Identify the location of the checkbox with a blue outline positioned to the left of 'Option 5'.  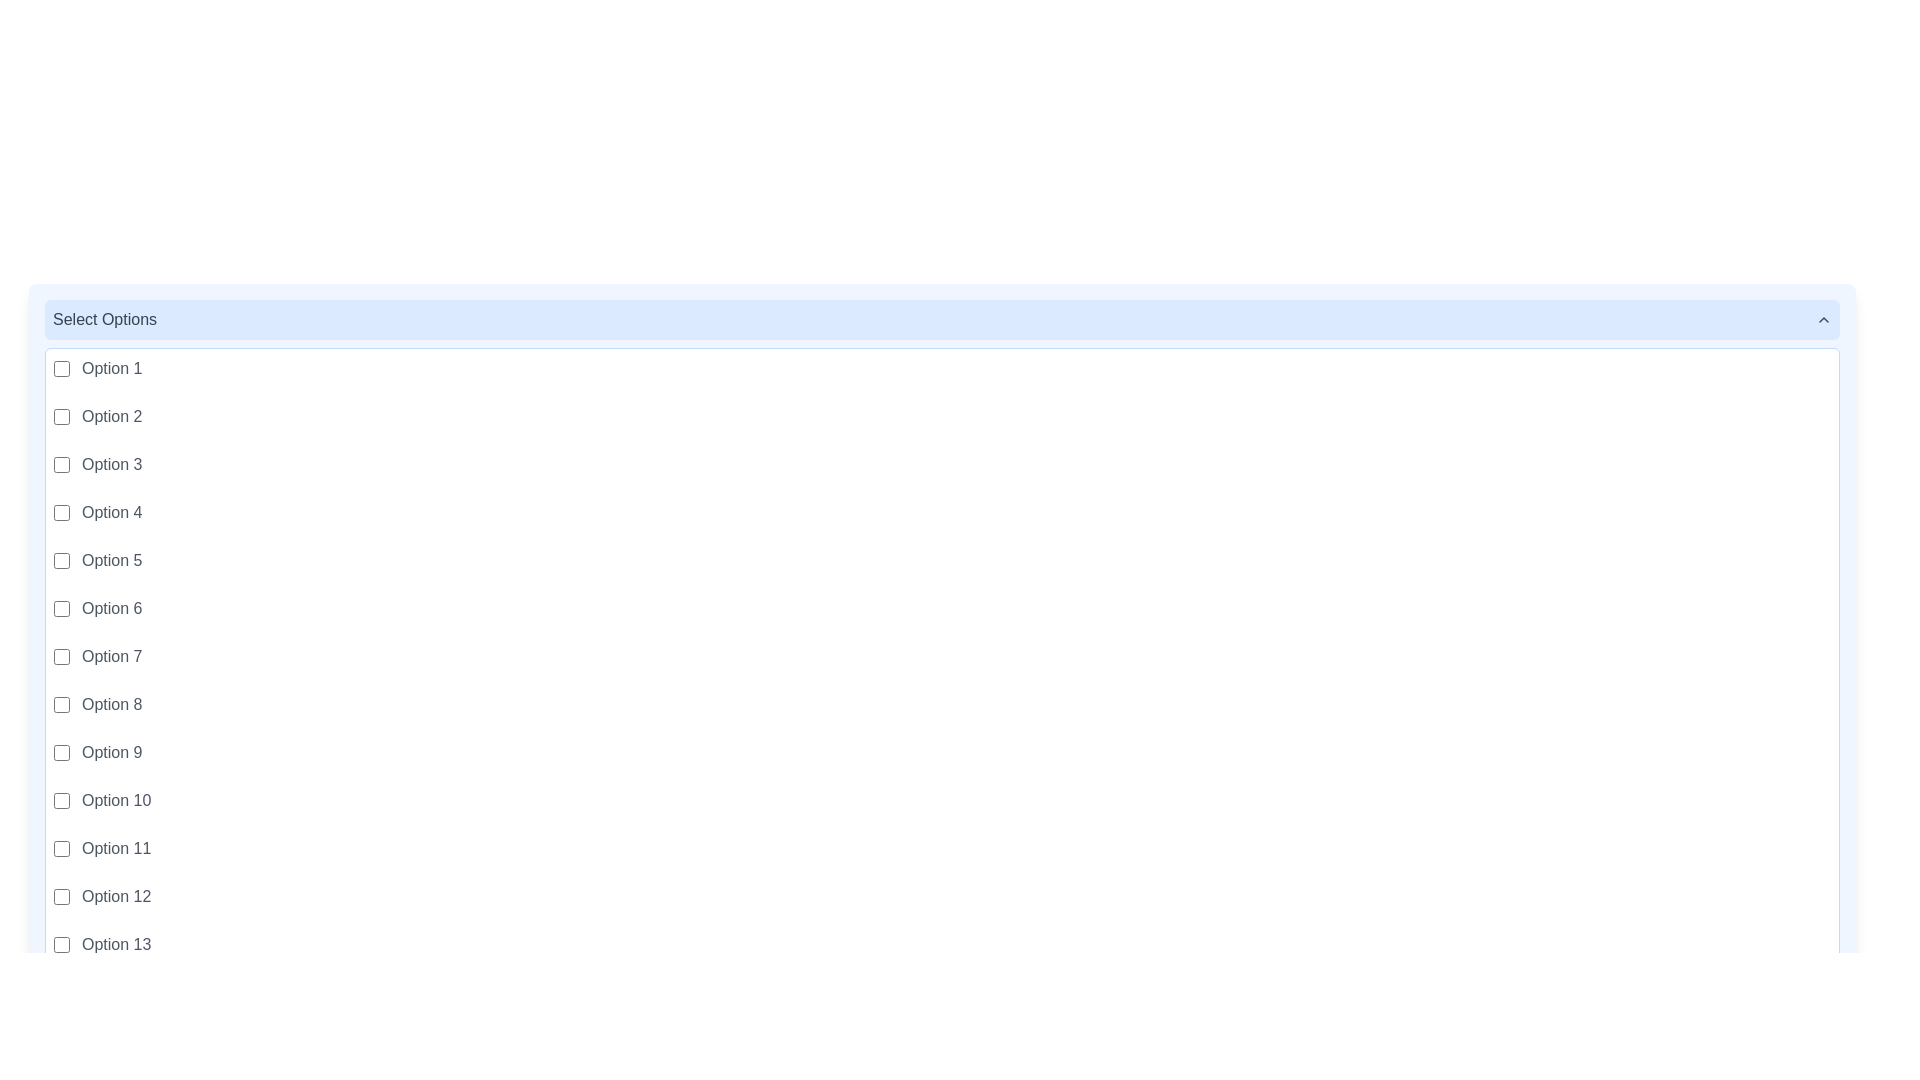
(62, 560).